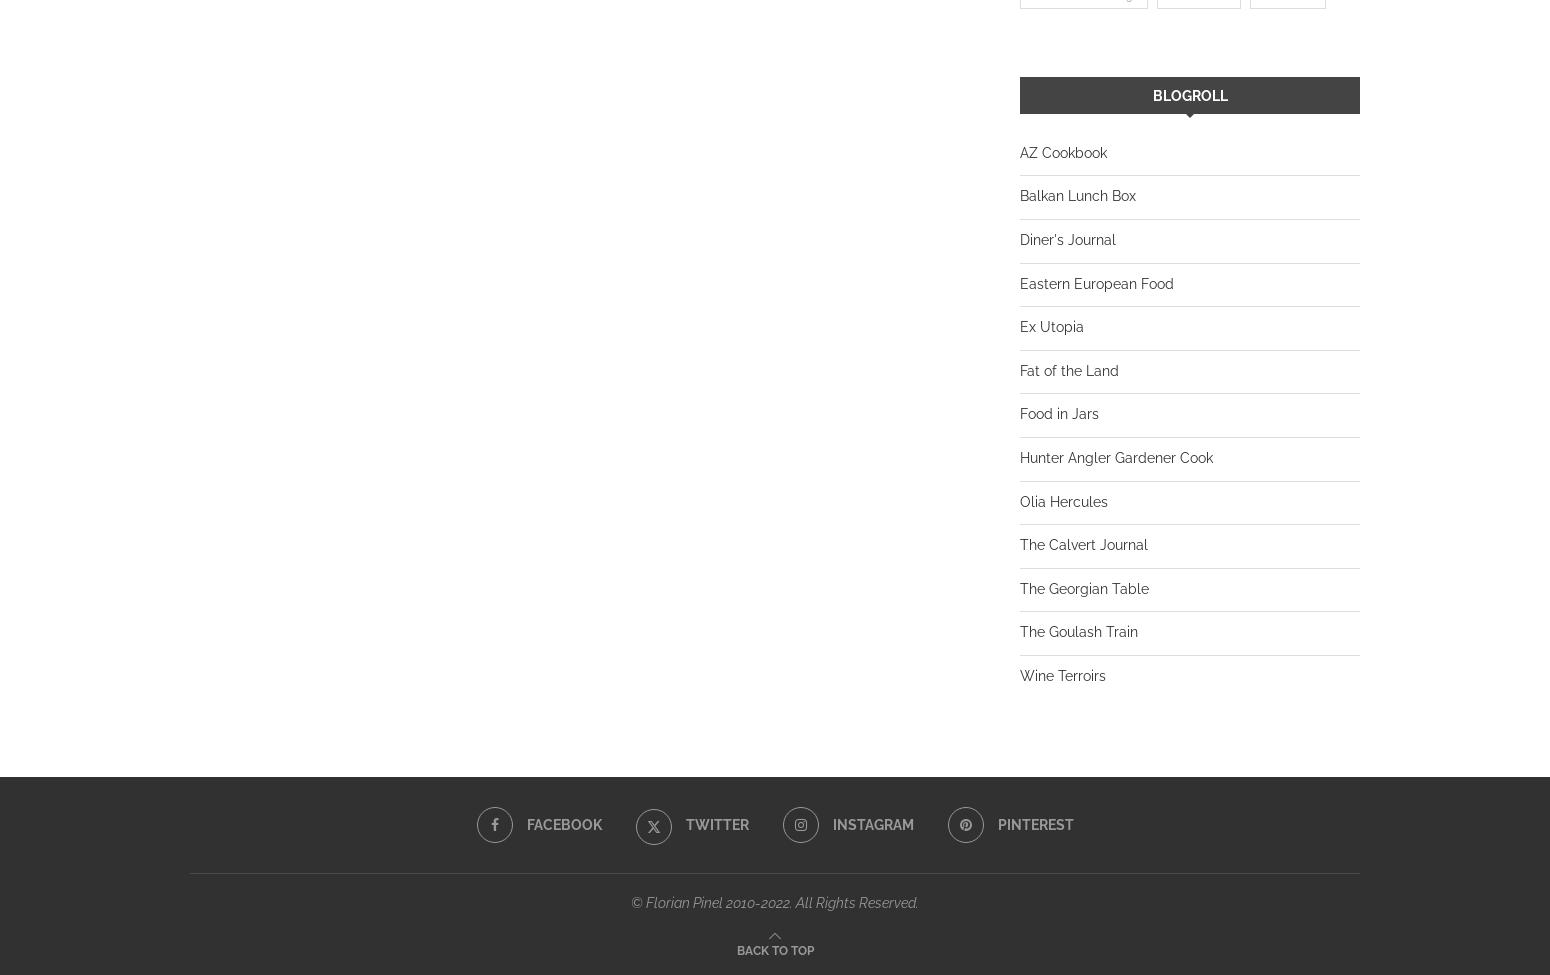 This screenshot has width=1550, height=975. What do you see at coordinates (1078, 631) in the screenshot?
I see `'The Goulash Train'` at bounding box center [1078, 631].